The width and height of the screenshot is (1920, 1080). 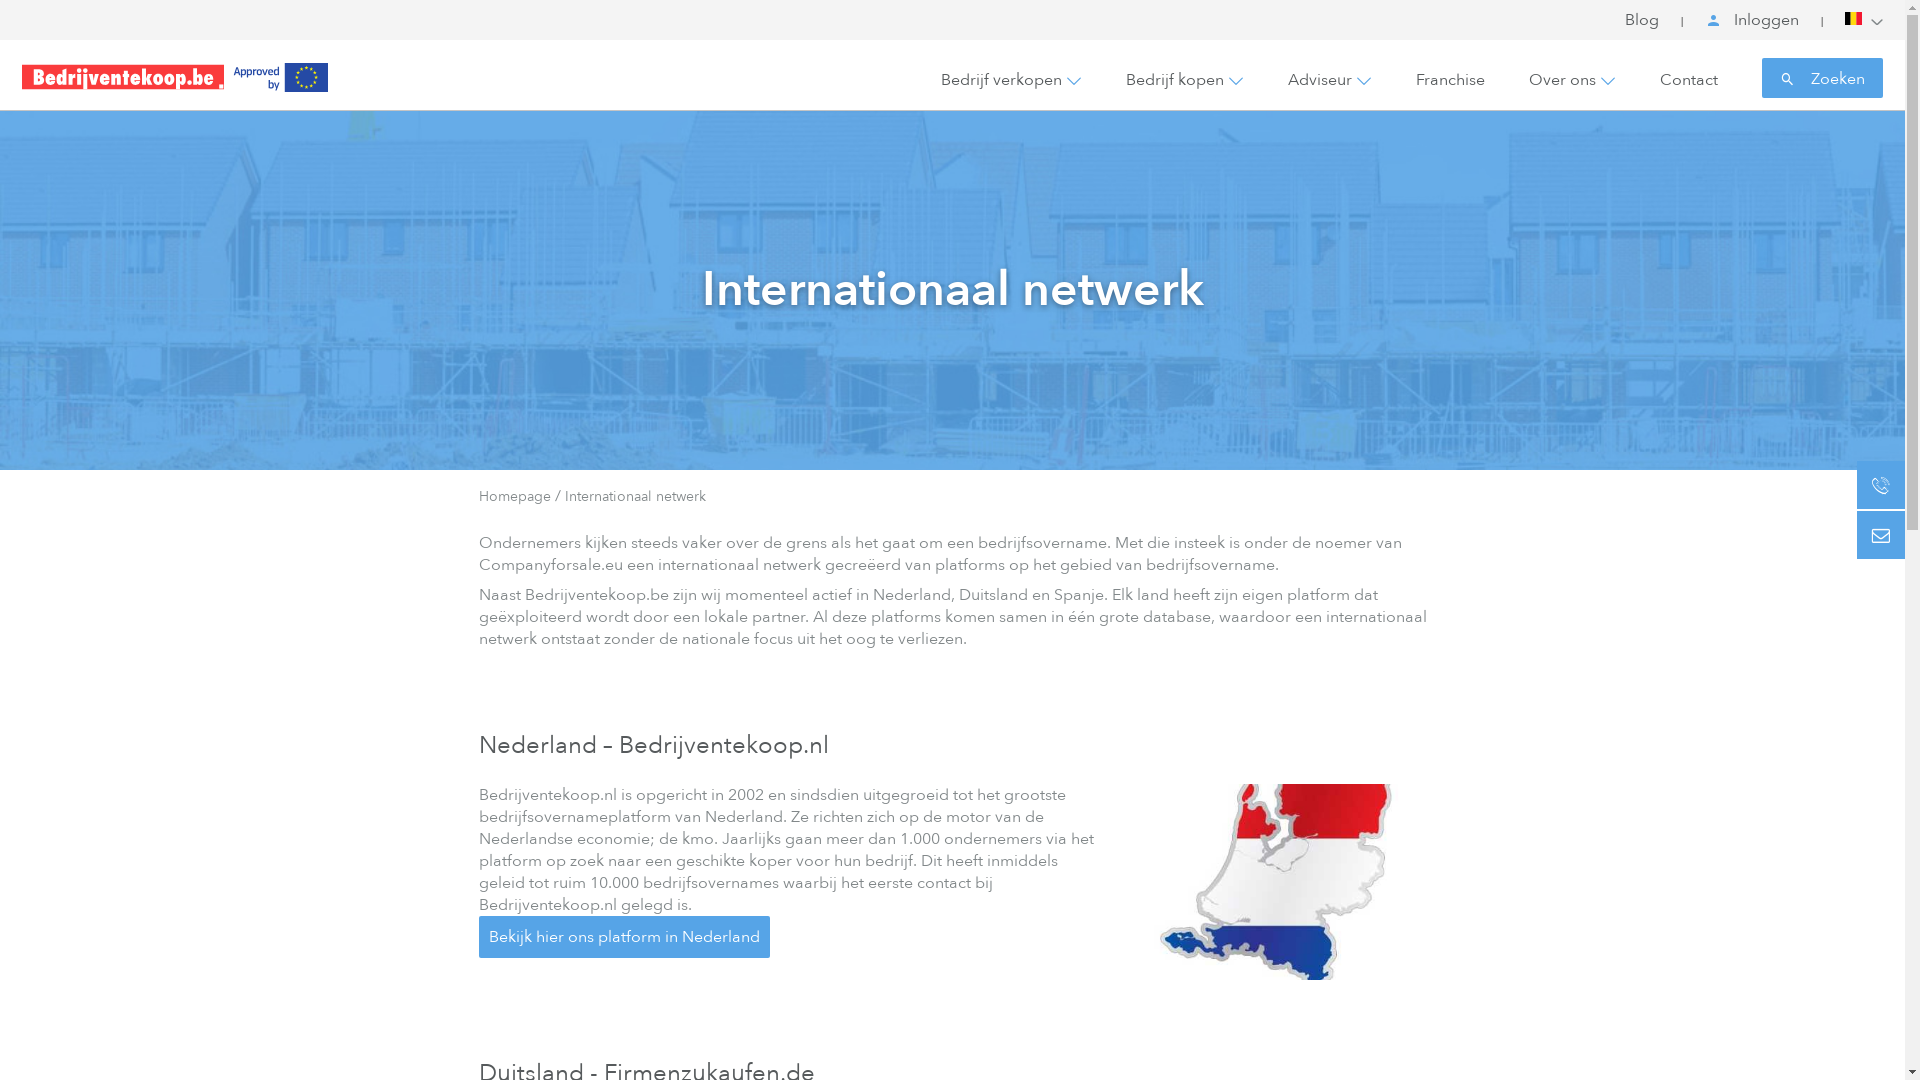 What do you see at coordinates (477, 495) in the screenshot?
I see `'Homepage'` at bounding box center [477, 495].